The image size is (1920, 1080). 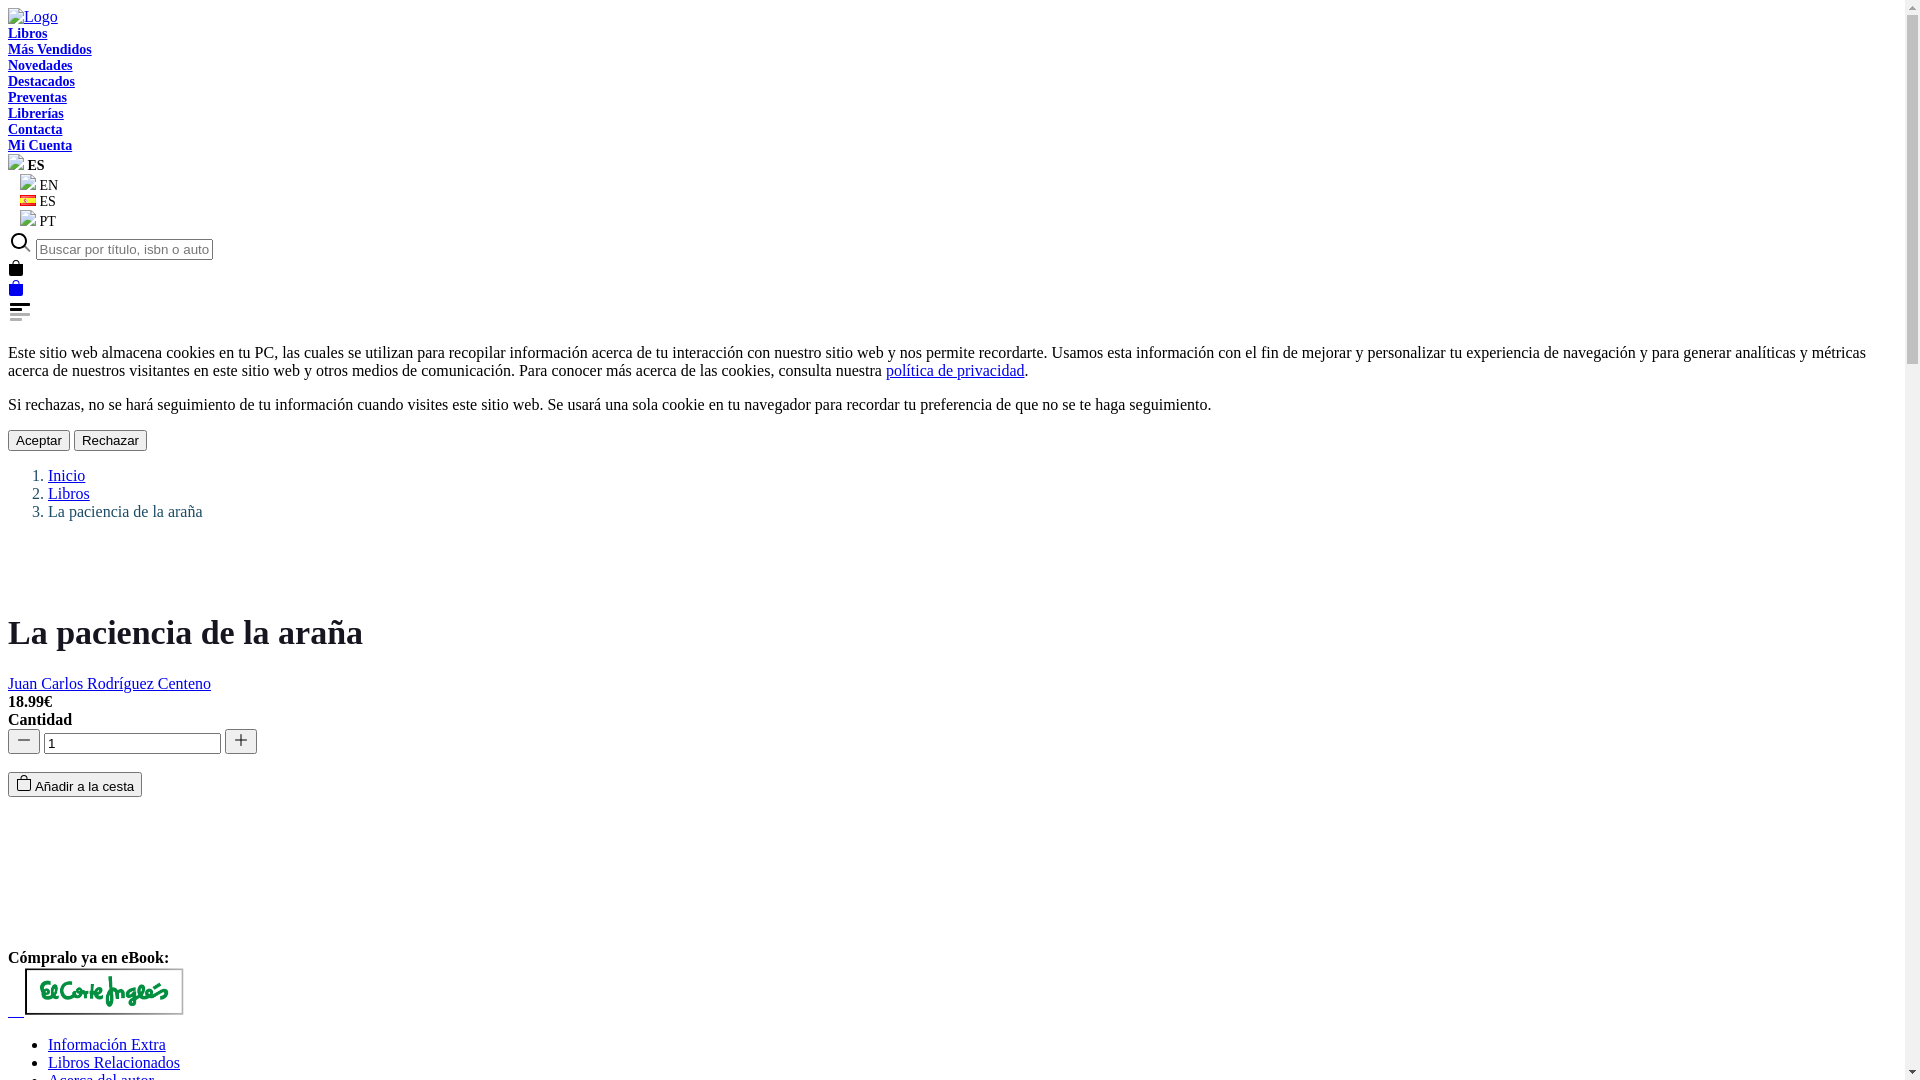 What do you see at coordinates (66, 475) in the screenshot?
I see `'Inicio'` at bounding box center [66, 475].